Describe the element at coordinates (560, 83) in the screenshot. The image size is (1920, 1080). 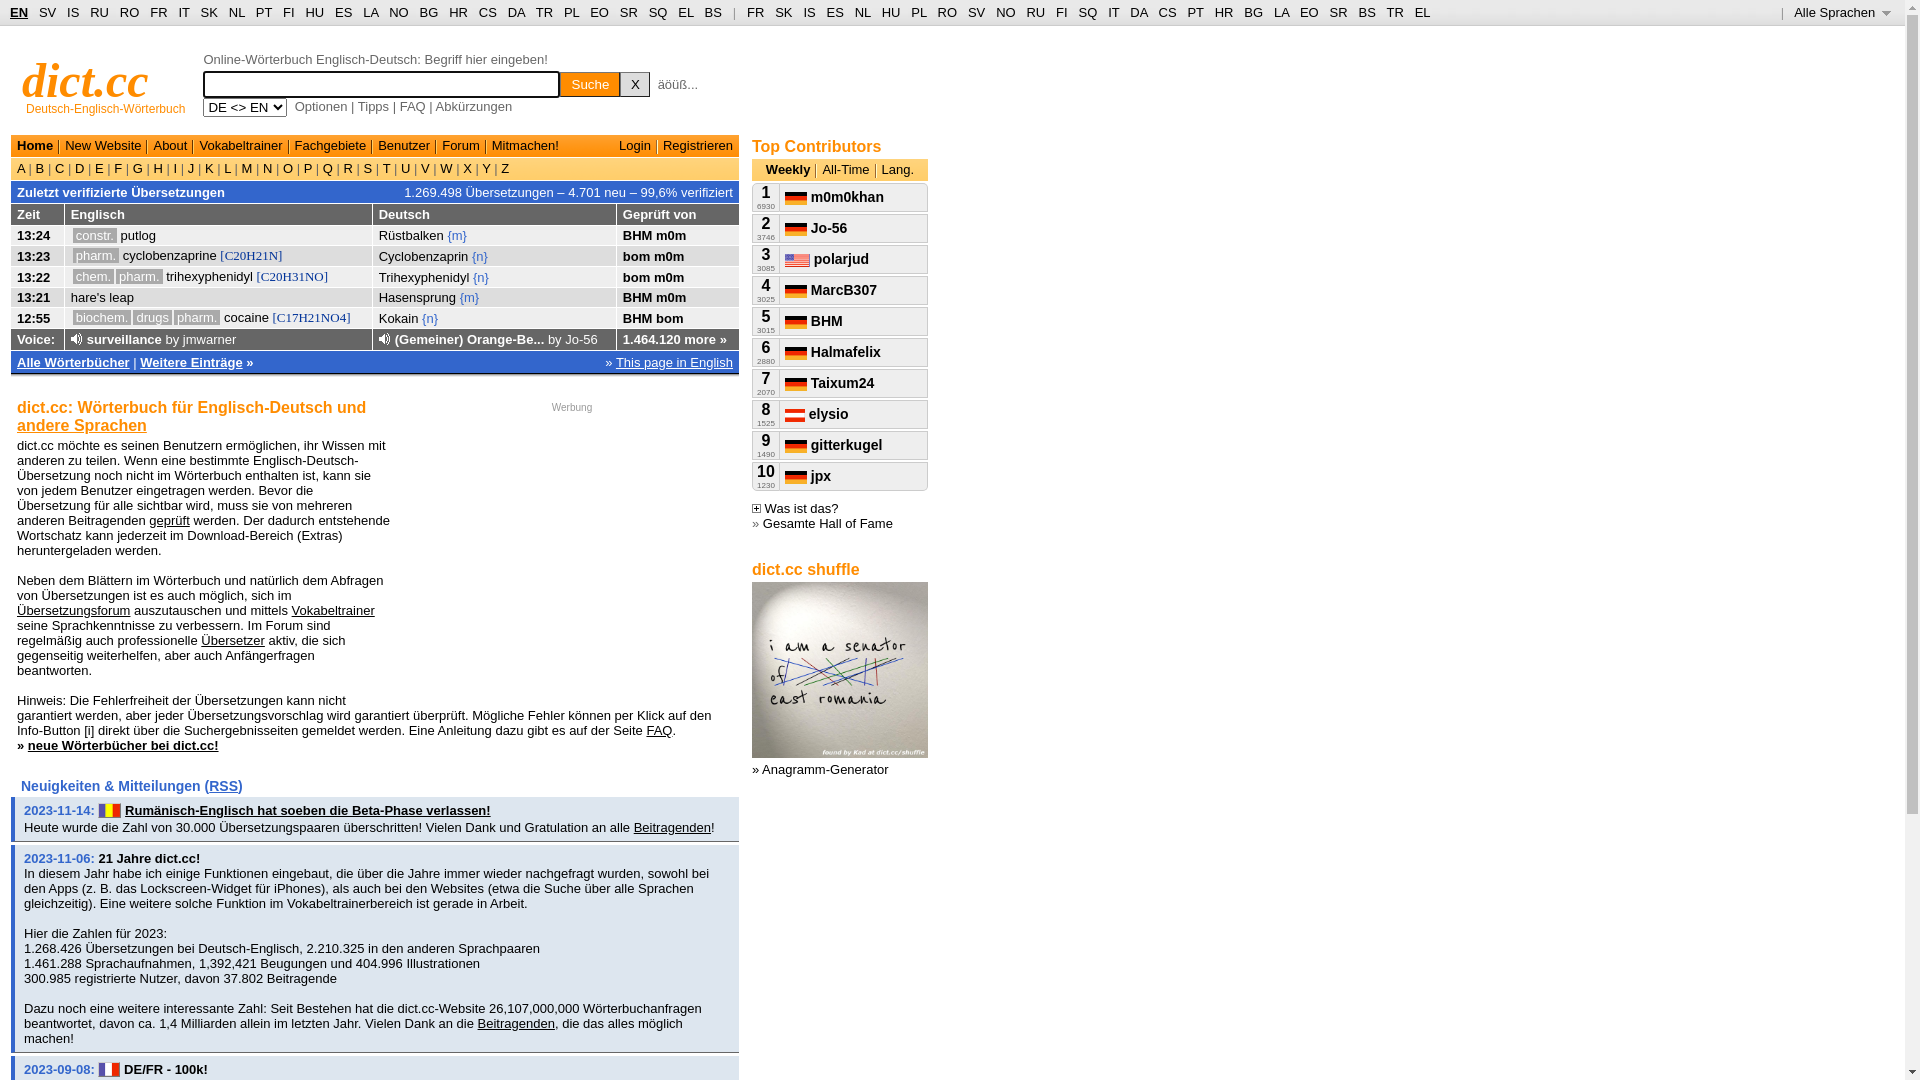
I see `'Suche'` at that location.